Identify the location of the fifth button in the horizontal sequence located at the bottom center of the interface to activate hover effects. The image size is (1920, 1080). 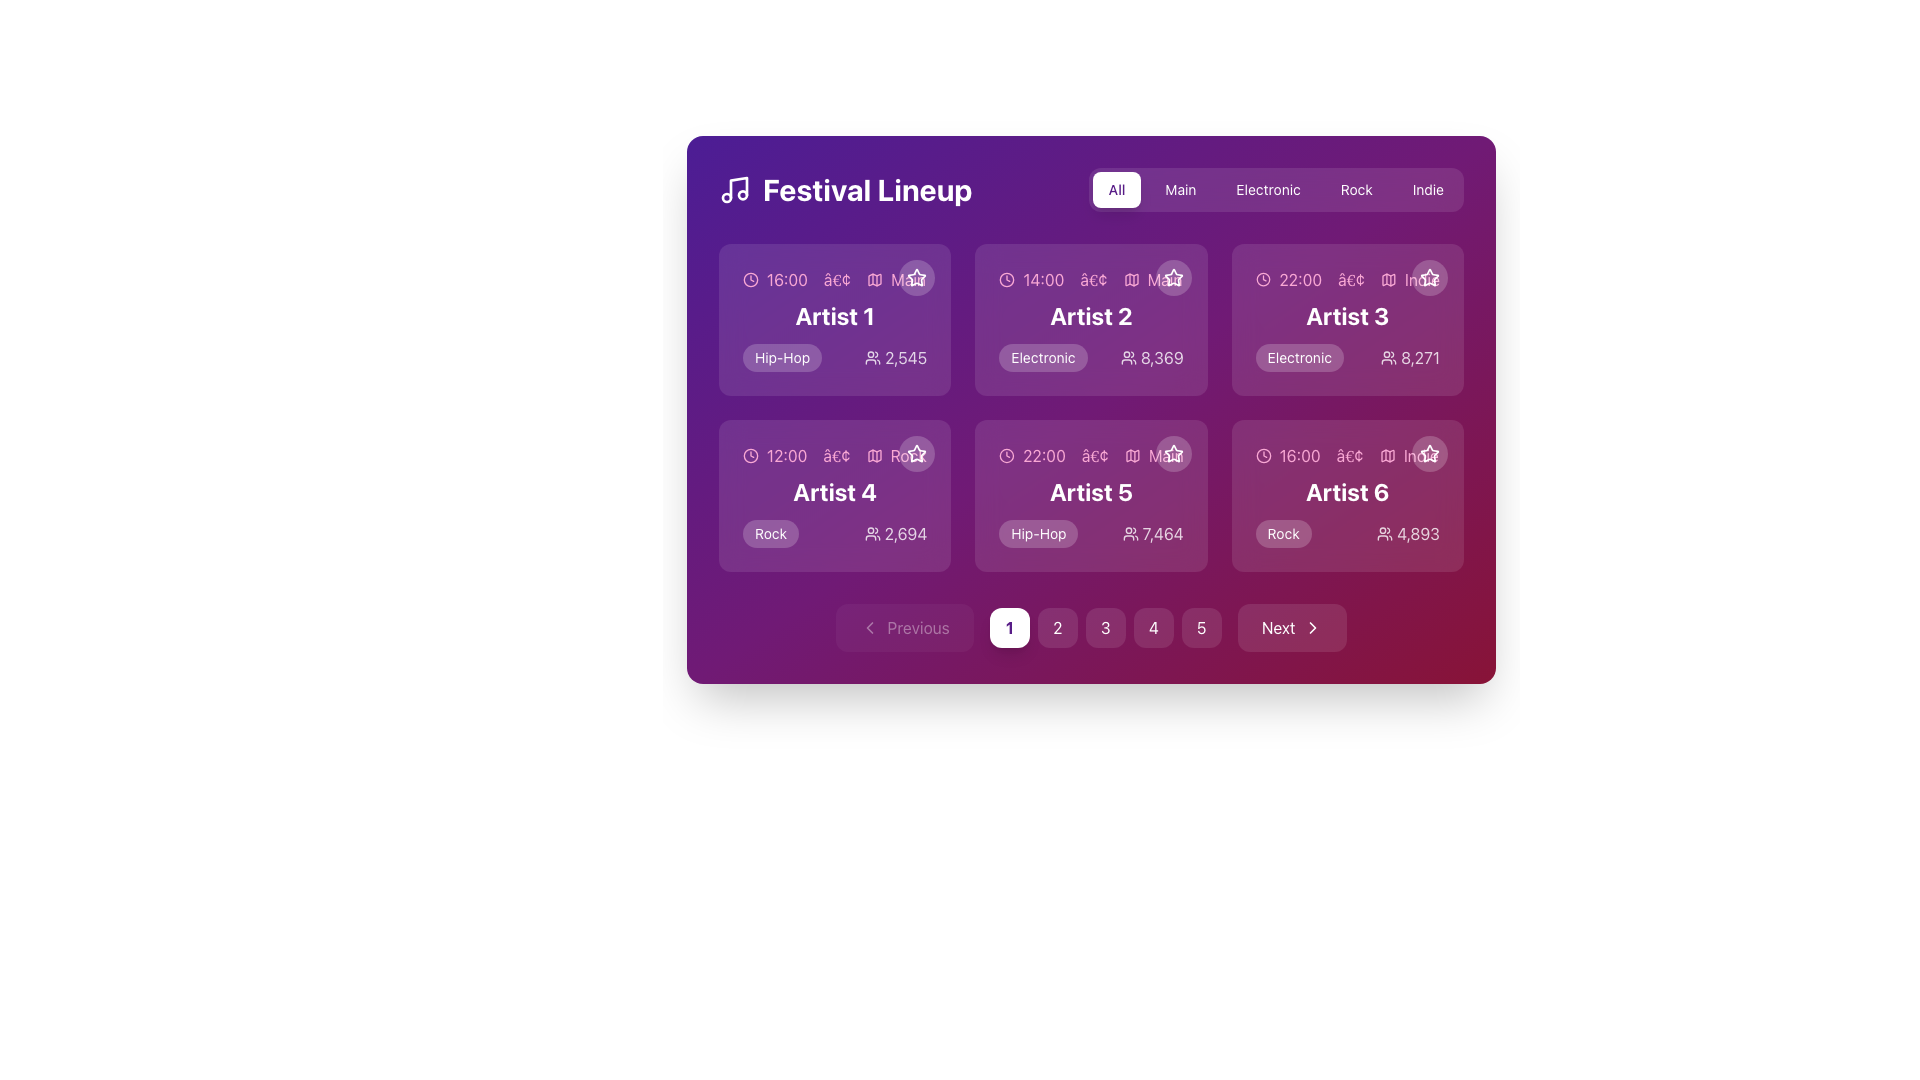
(1200, 627).